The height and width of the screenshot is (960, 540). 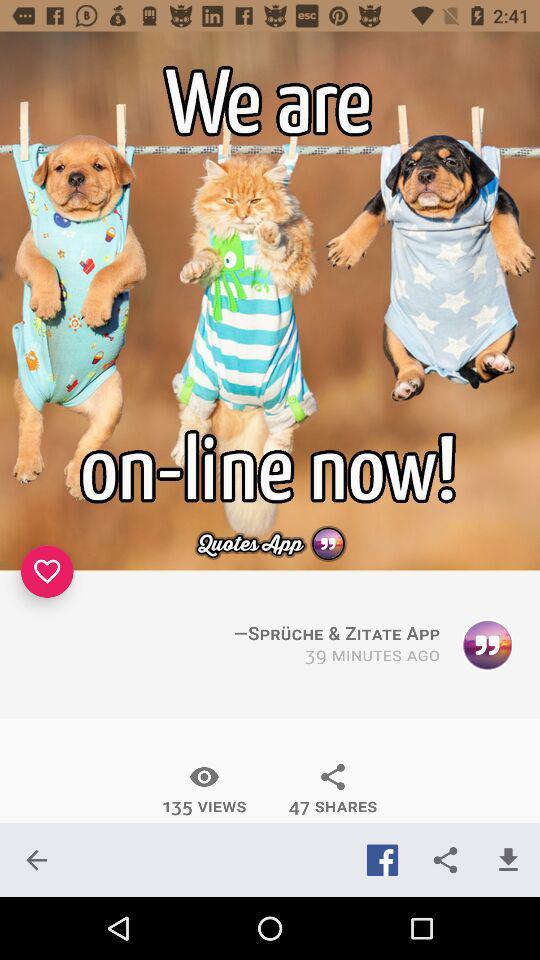 I want to click on the item below the 39 minutes ago, so click(x=333, y=789).